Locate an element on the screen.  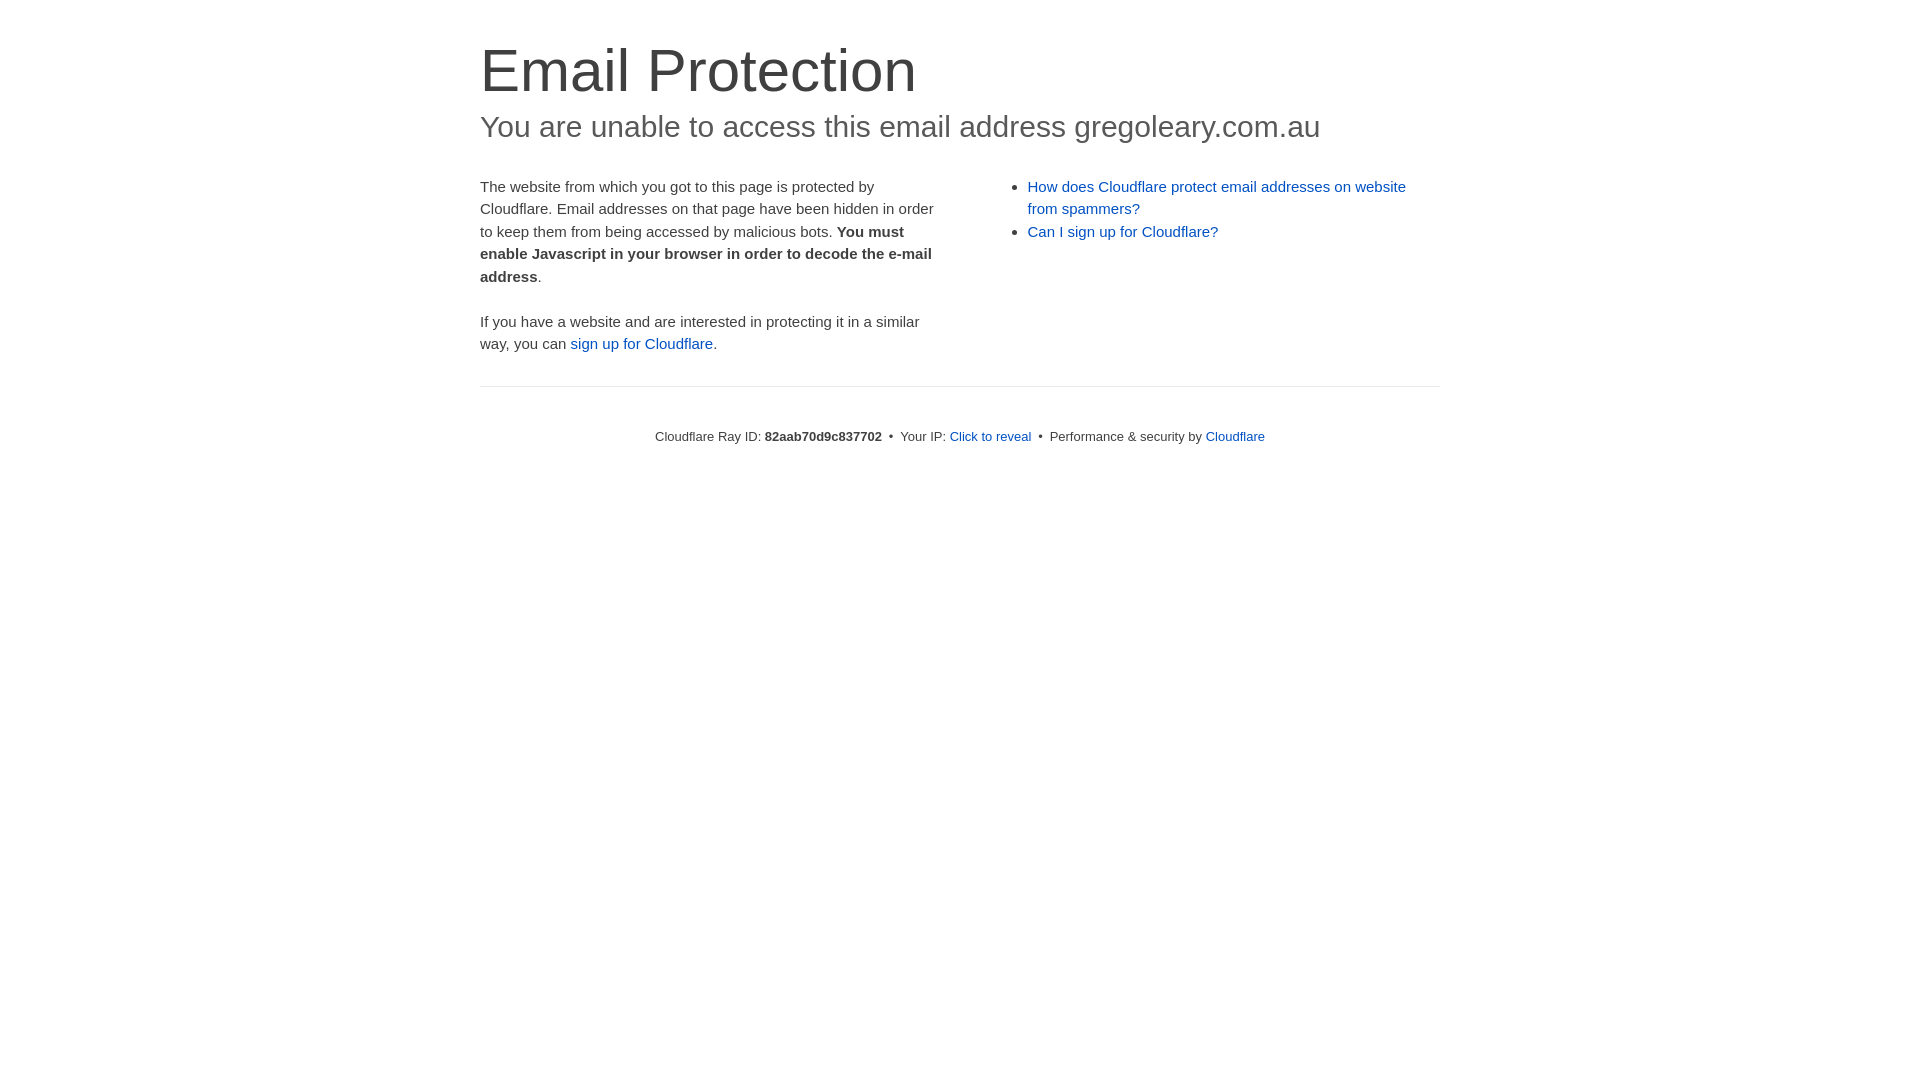
'Click to reveal' is located at coordinates (990, 435).